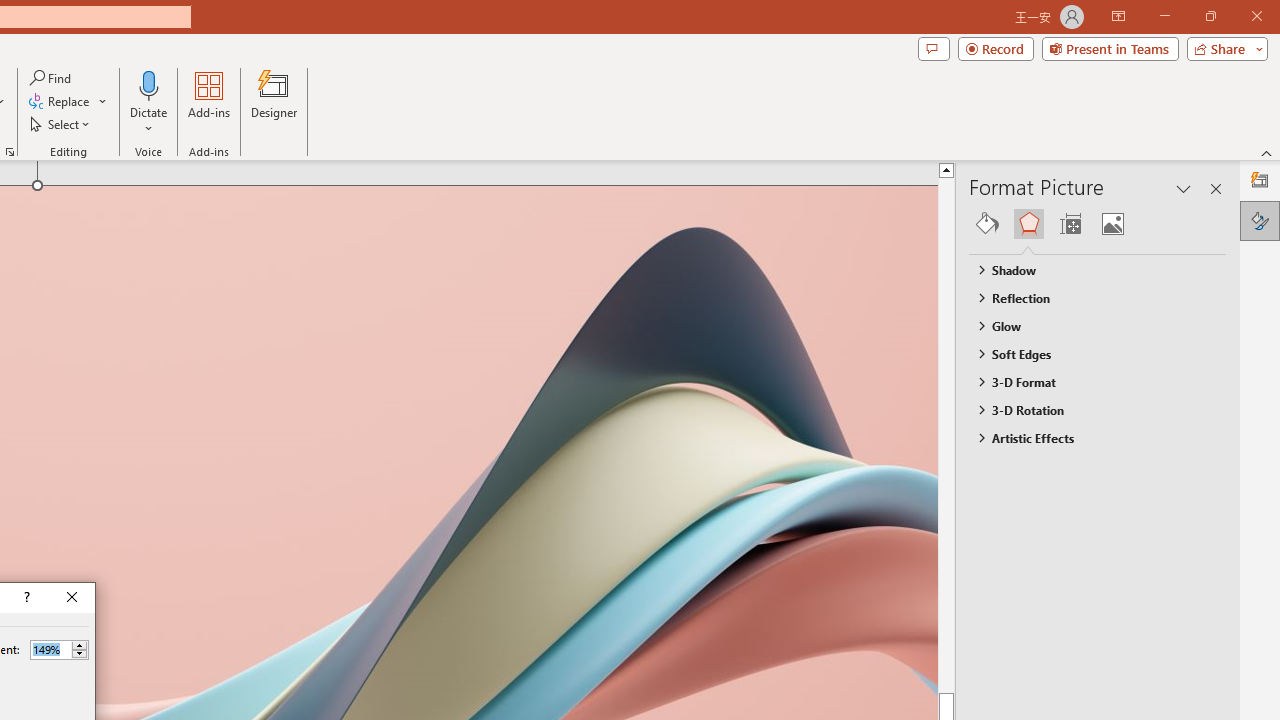  What do you see at coordinates (1028, 223) in the screenshot?
I see `'Effects'` at bounding box center [1028, 223].